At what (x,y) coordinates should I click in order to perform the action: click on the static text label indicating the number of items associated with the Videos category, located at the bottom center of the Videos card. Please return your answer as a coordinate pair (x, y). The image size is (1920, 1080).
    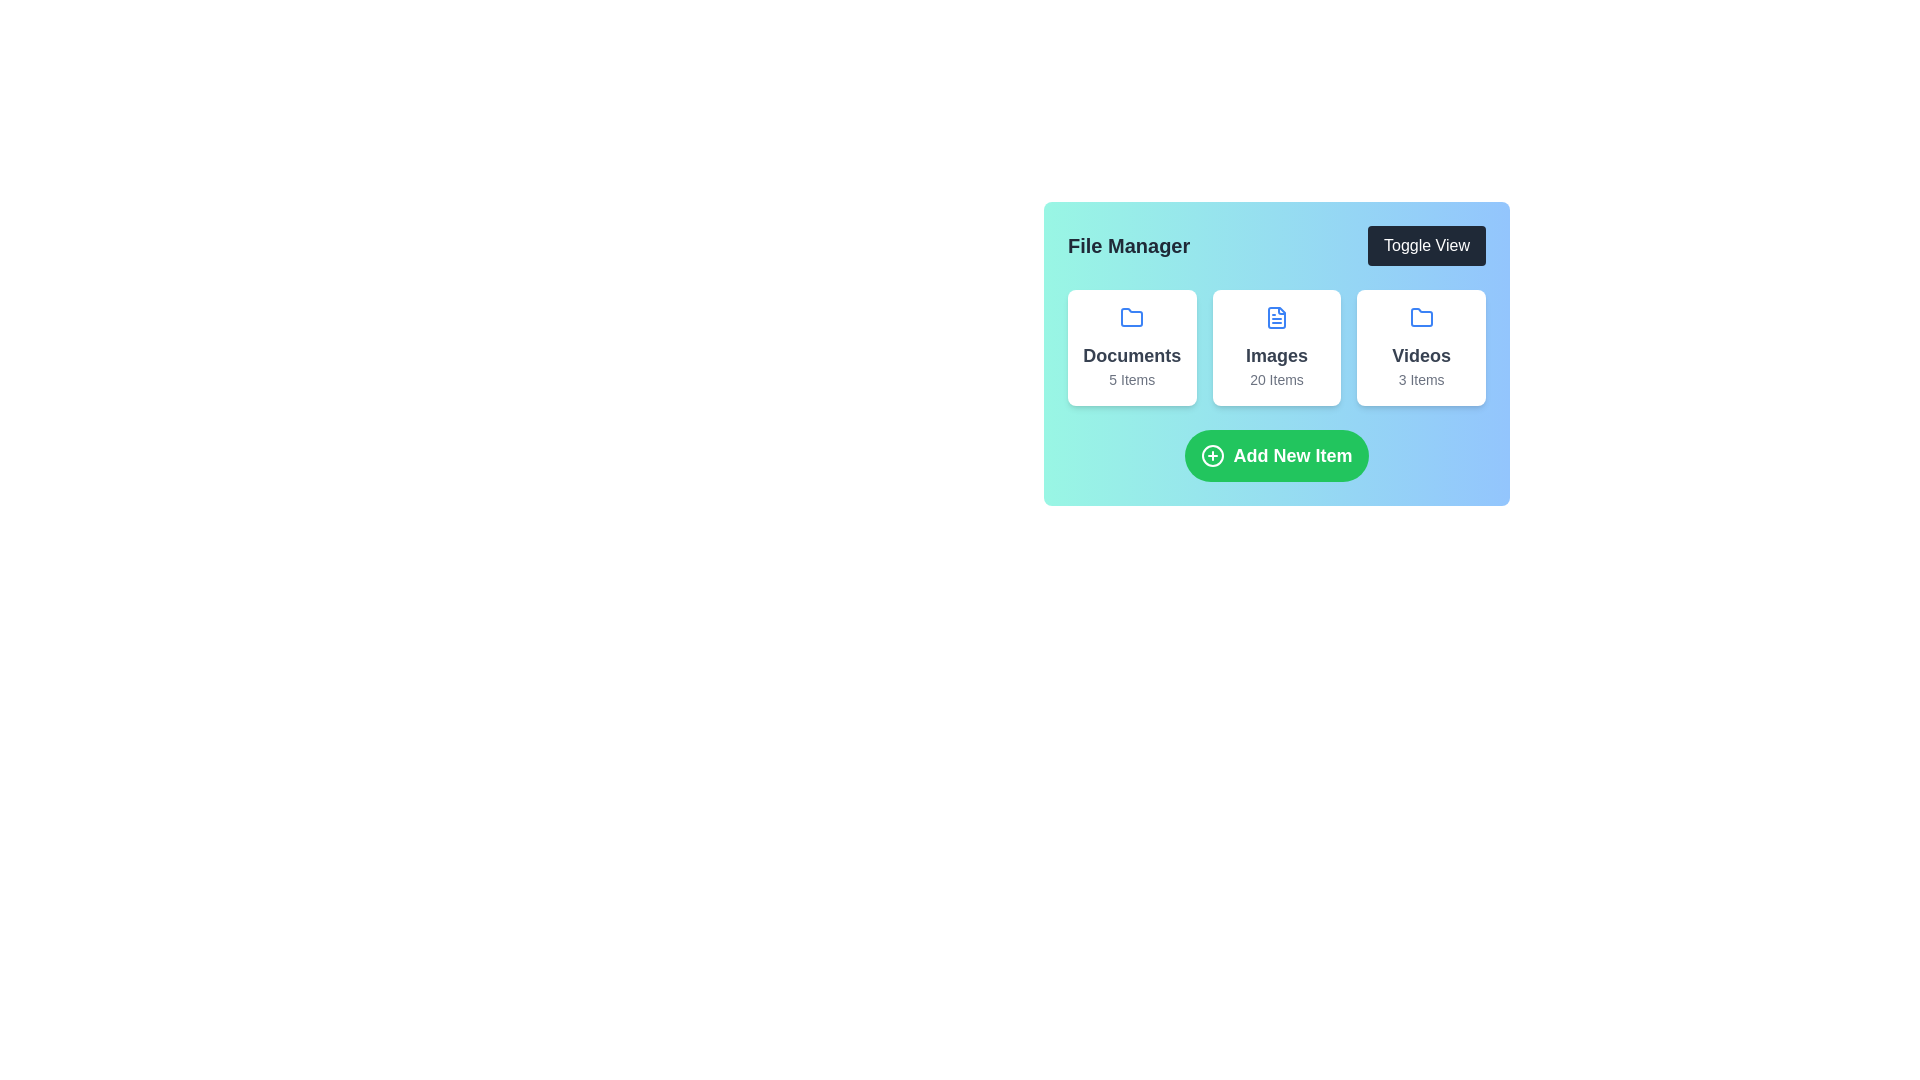
    Looking at the image, I should click on (1420, 380).